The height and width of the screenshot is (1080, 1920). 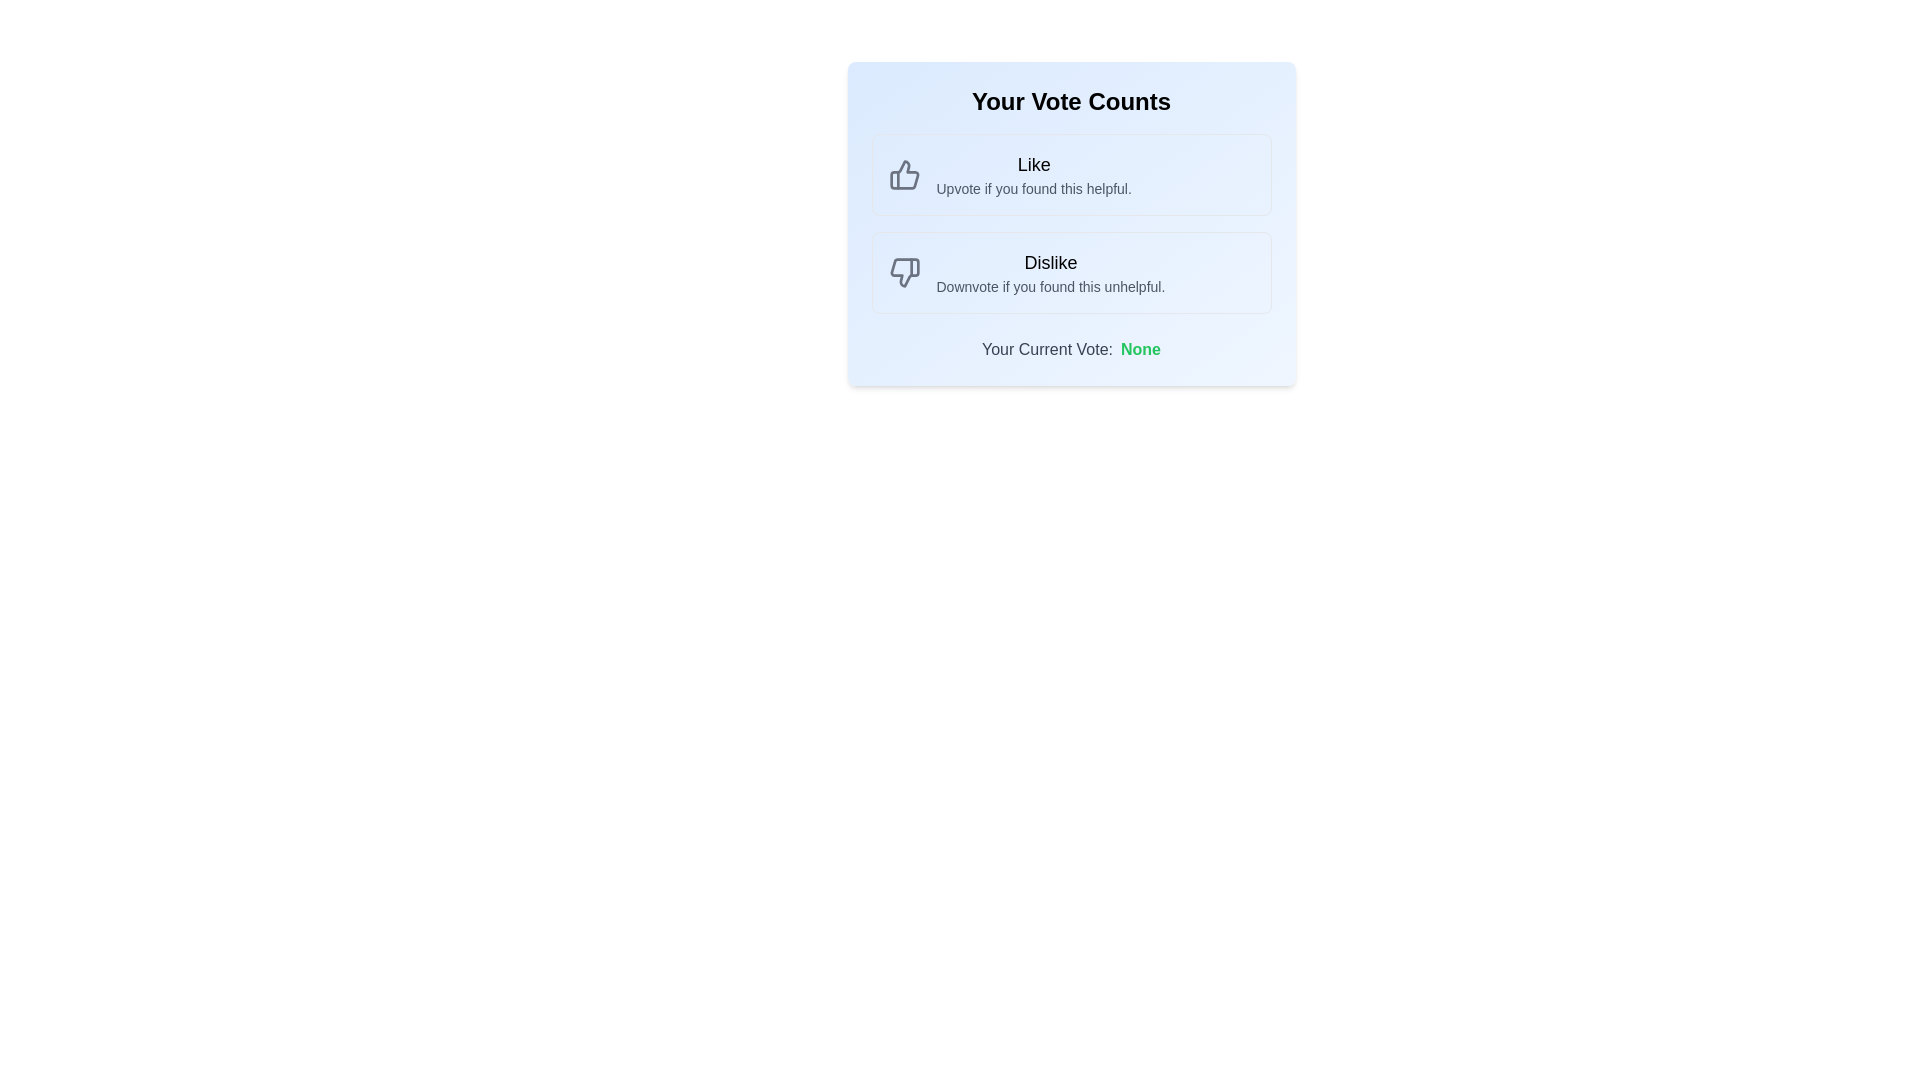 What do you see at coordinates (1070, 173) in the screenshot?
I see `the thumbs-up icon in the Interactive feedback component to upvote` at bounding box center [1070, 173].